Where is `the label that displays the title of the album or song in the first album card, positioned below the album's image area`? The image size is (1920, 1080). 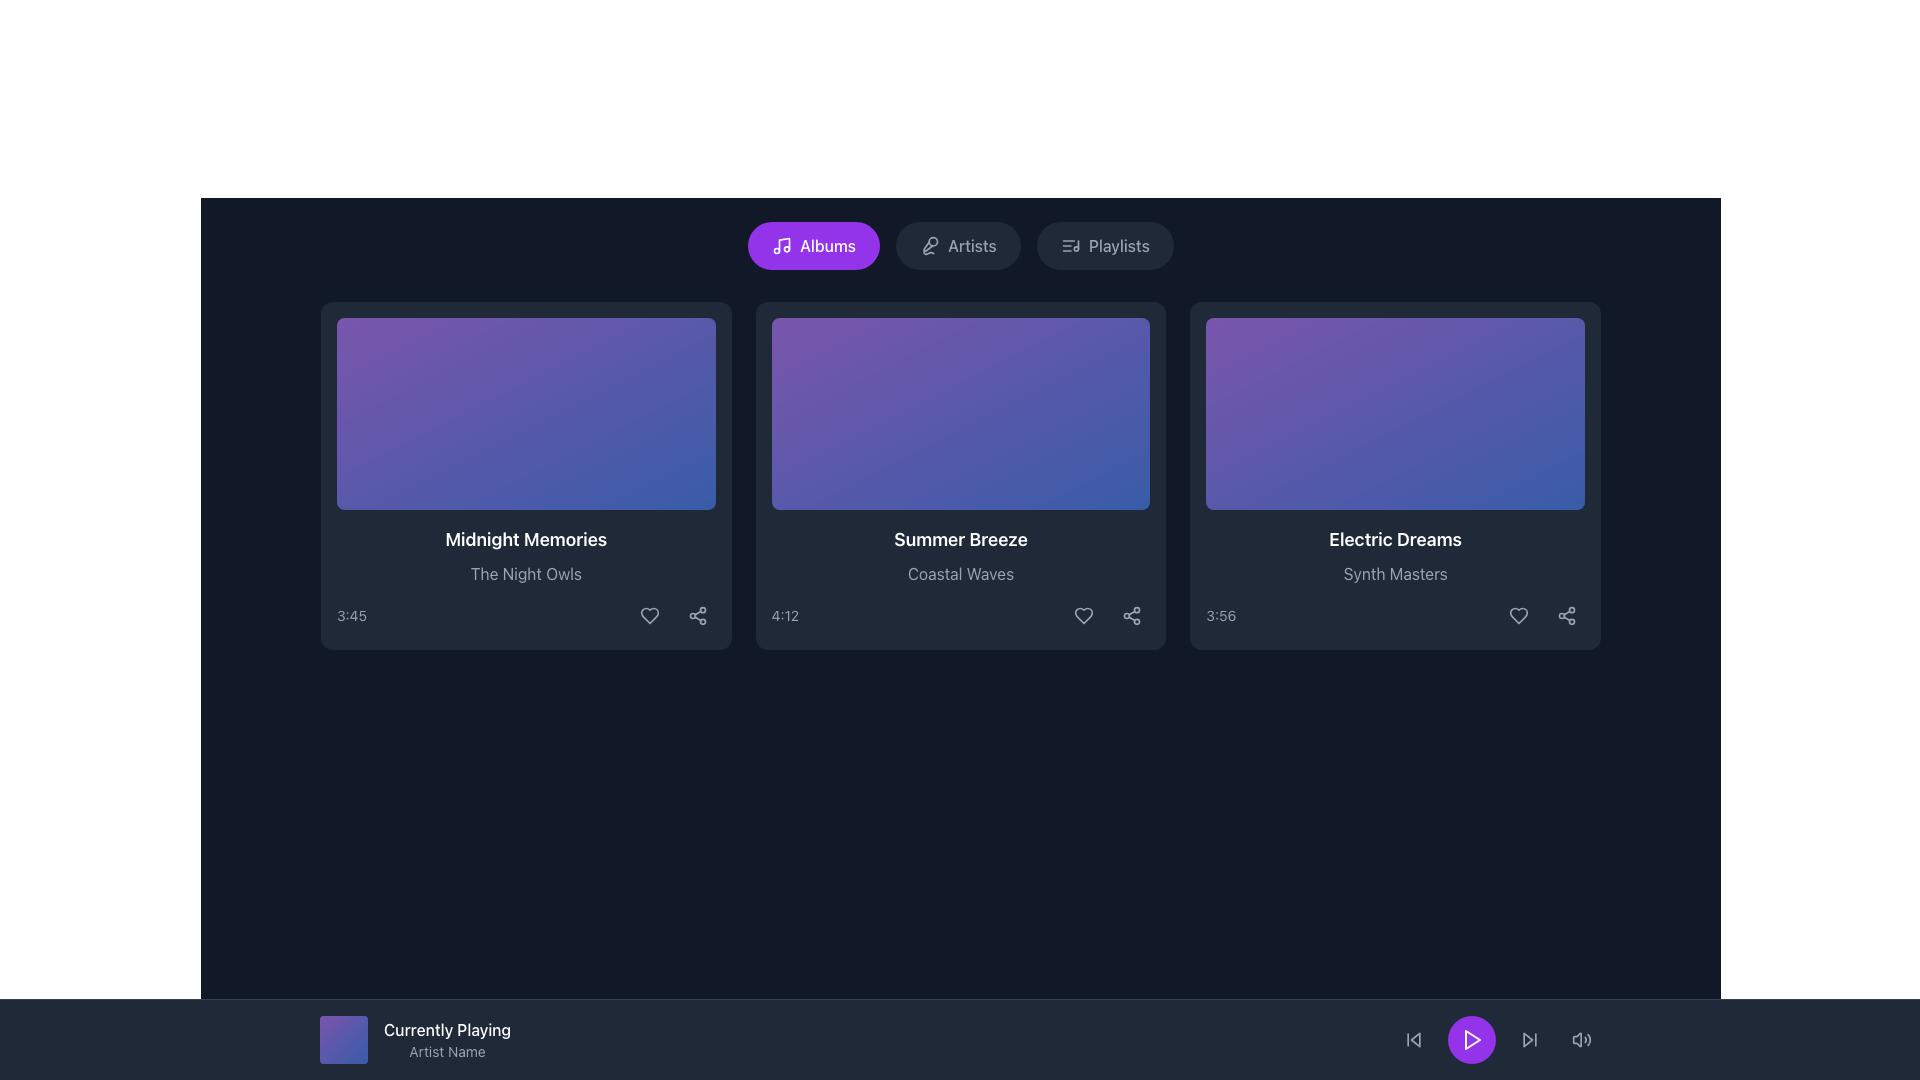 the label that displays the title of the album or song in the first album card, positioned below the album's image area is located at coordinates (526, 540).